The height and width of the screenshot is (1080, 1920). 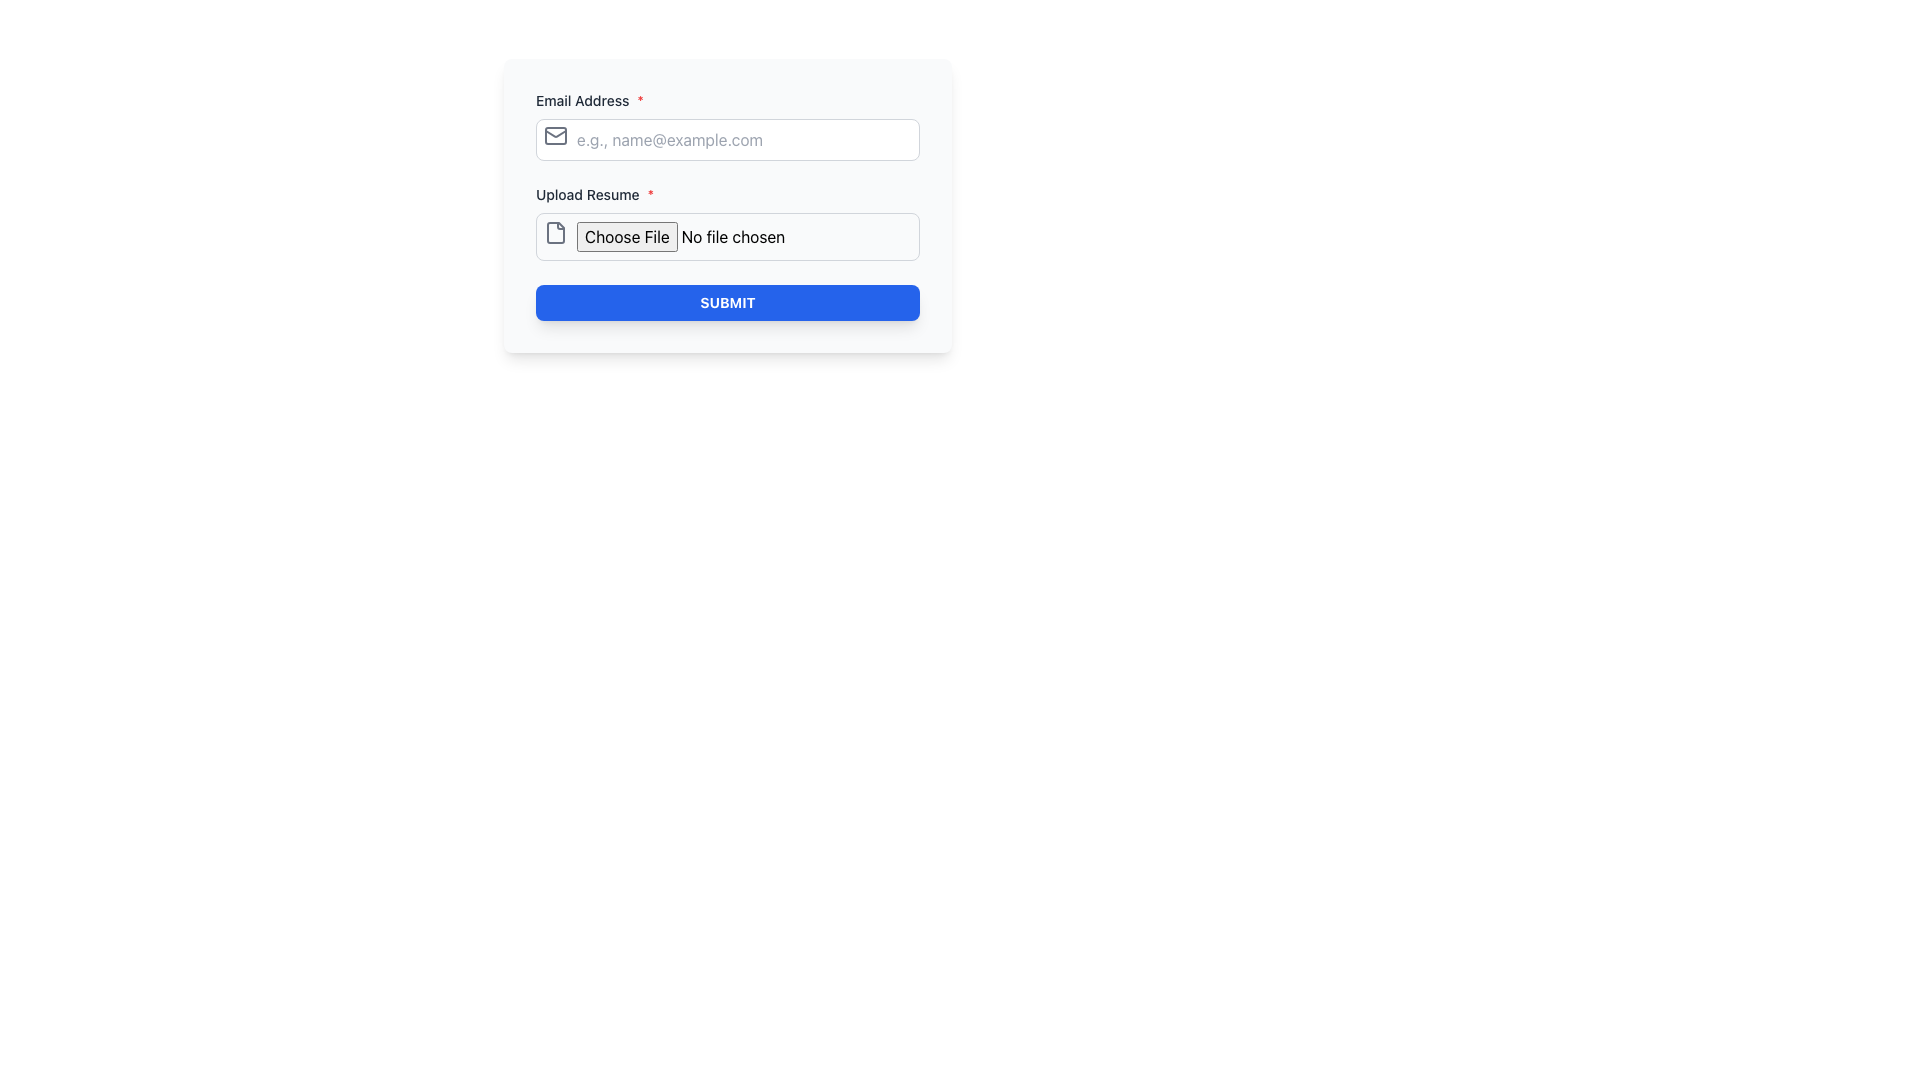 What do you see at coordinates (640, 100) in the screenshot?
I see `the small red asterisk symbol that indicates the mandatory nature of the 'Email Address' field, positioned immediately to the right of the label` at bounding box center [640, 100].